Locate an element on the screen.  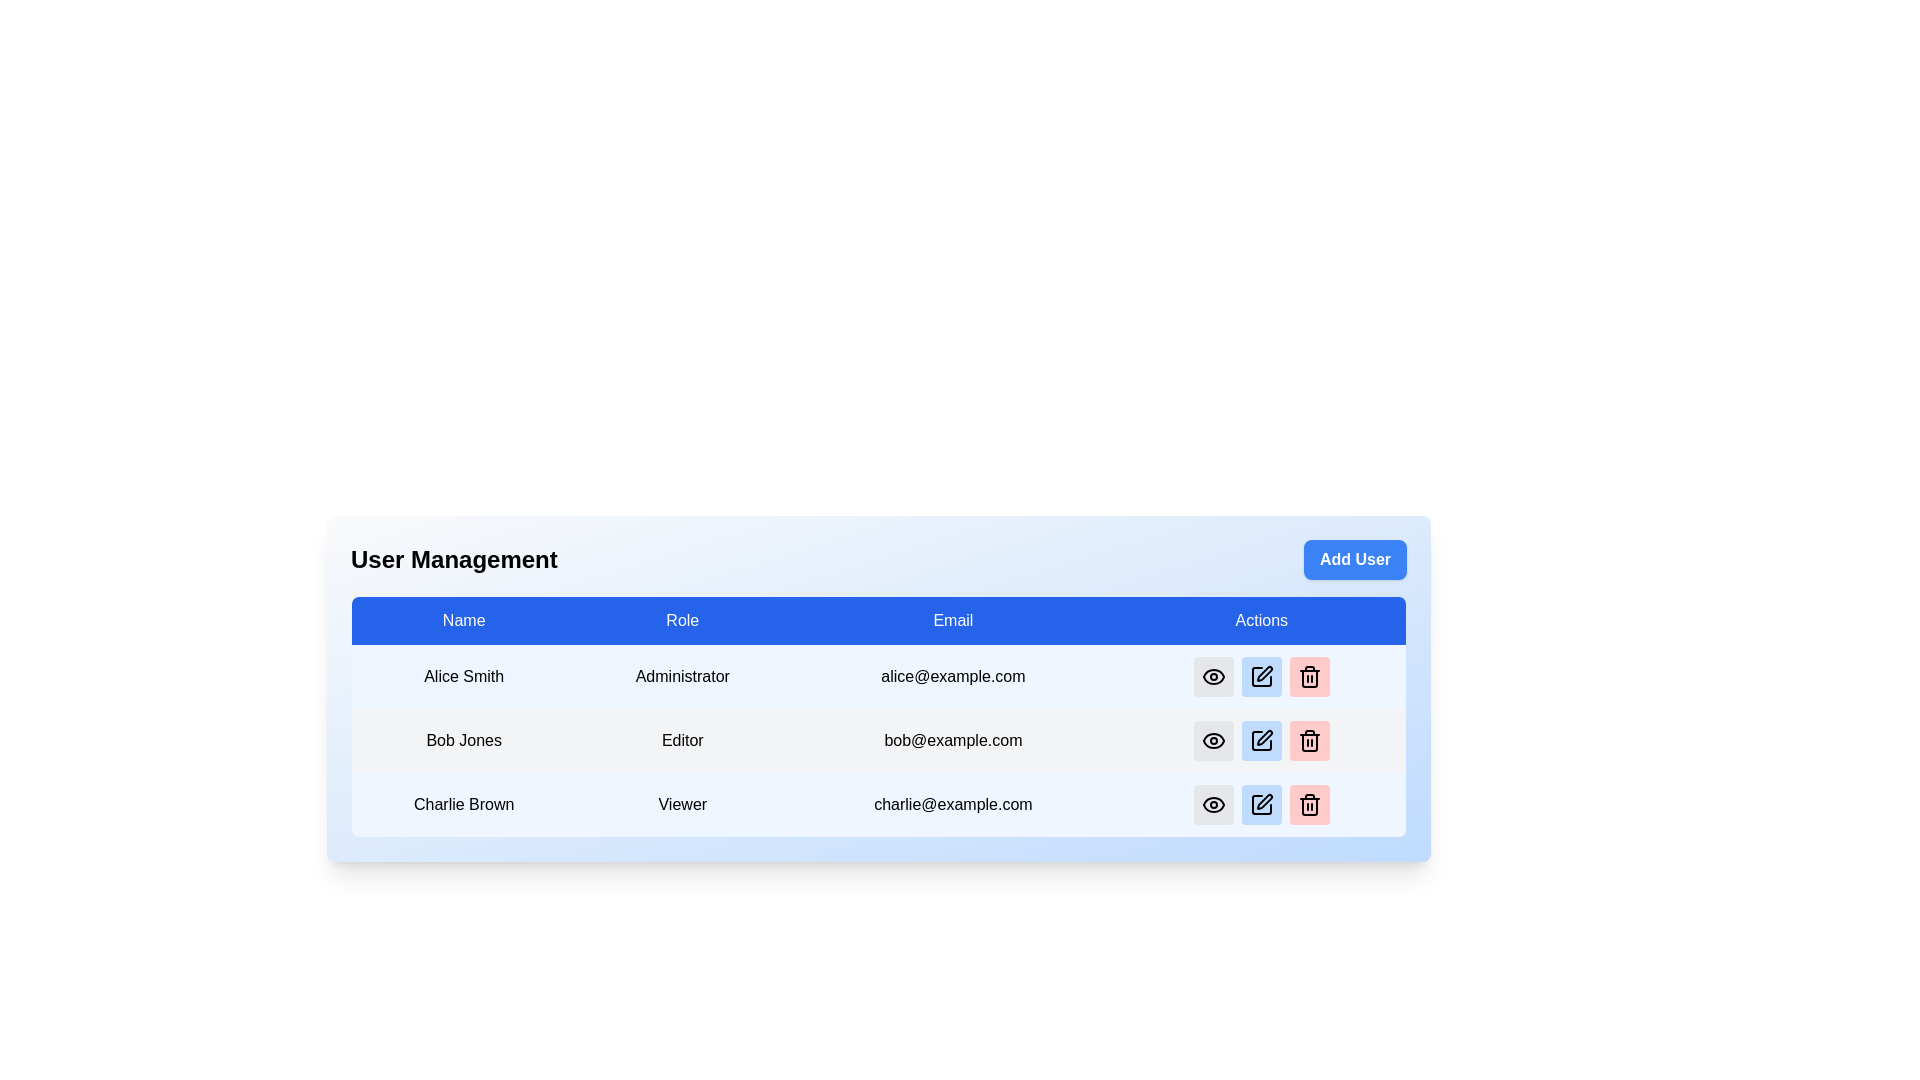
the deletion button with an SVG icon for the 'Charlie Brown' user entry is located at coordinates (1309, 676).